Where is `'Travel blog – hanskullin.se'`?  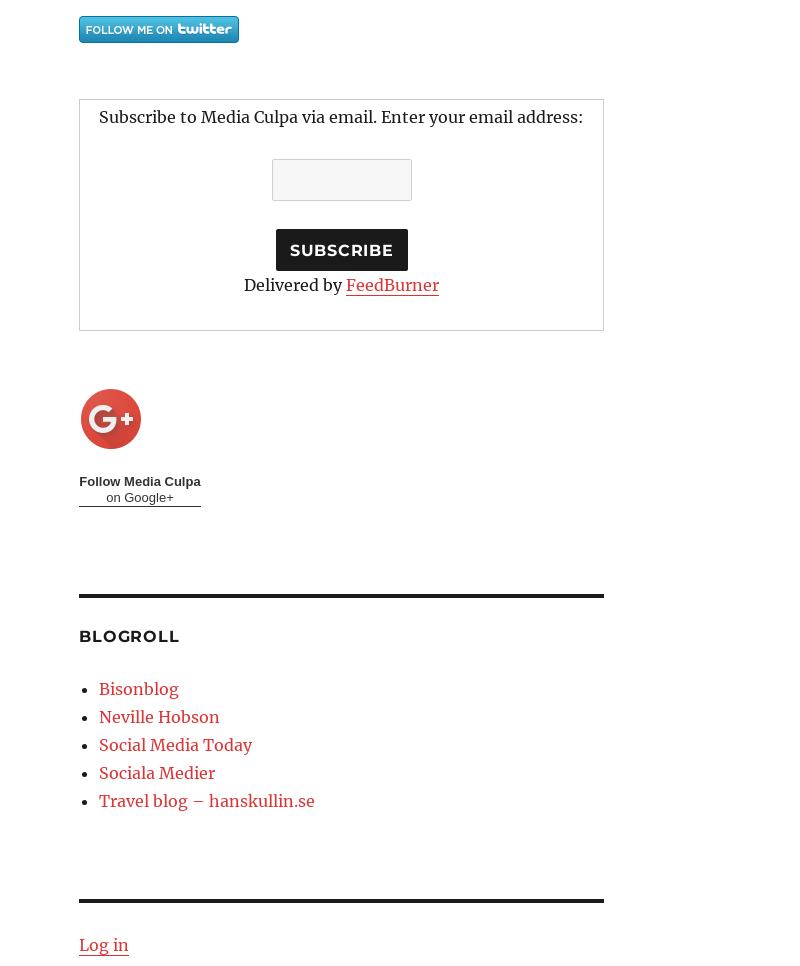 'Travel blog – hanskullin.se' is located at coordinates (206, 801).